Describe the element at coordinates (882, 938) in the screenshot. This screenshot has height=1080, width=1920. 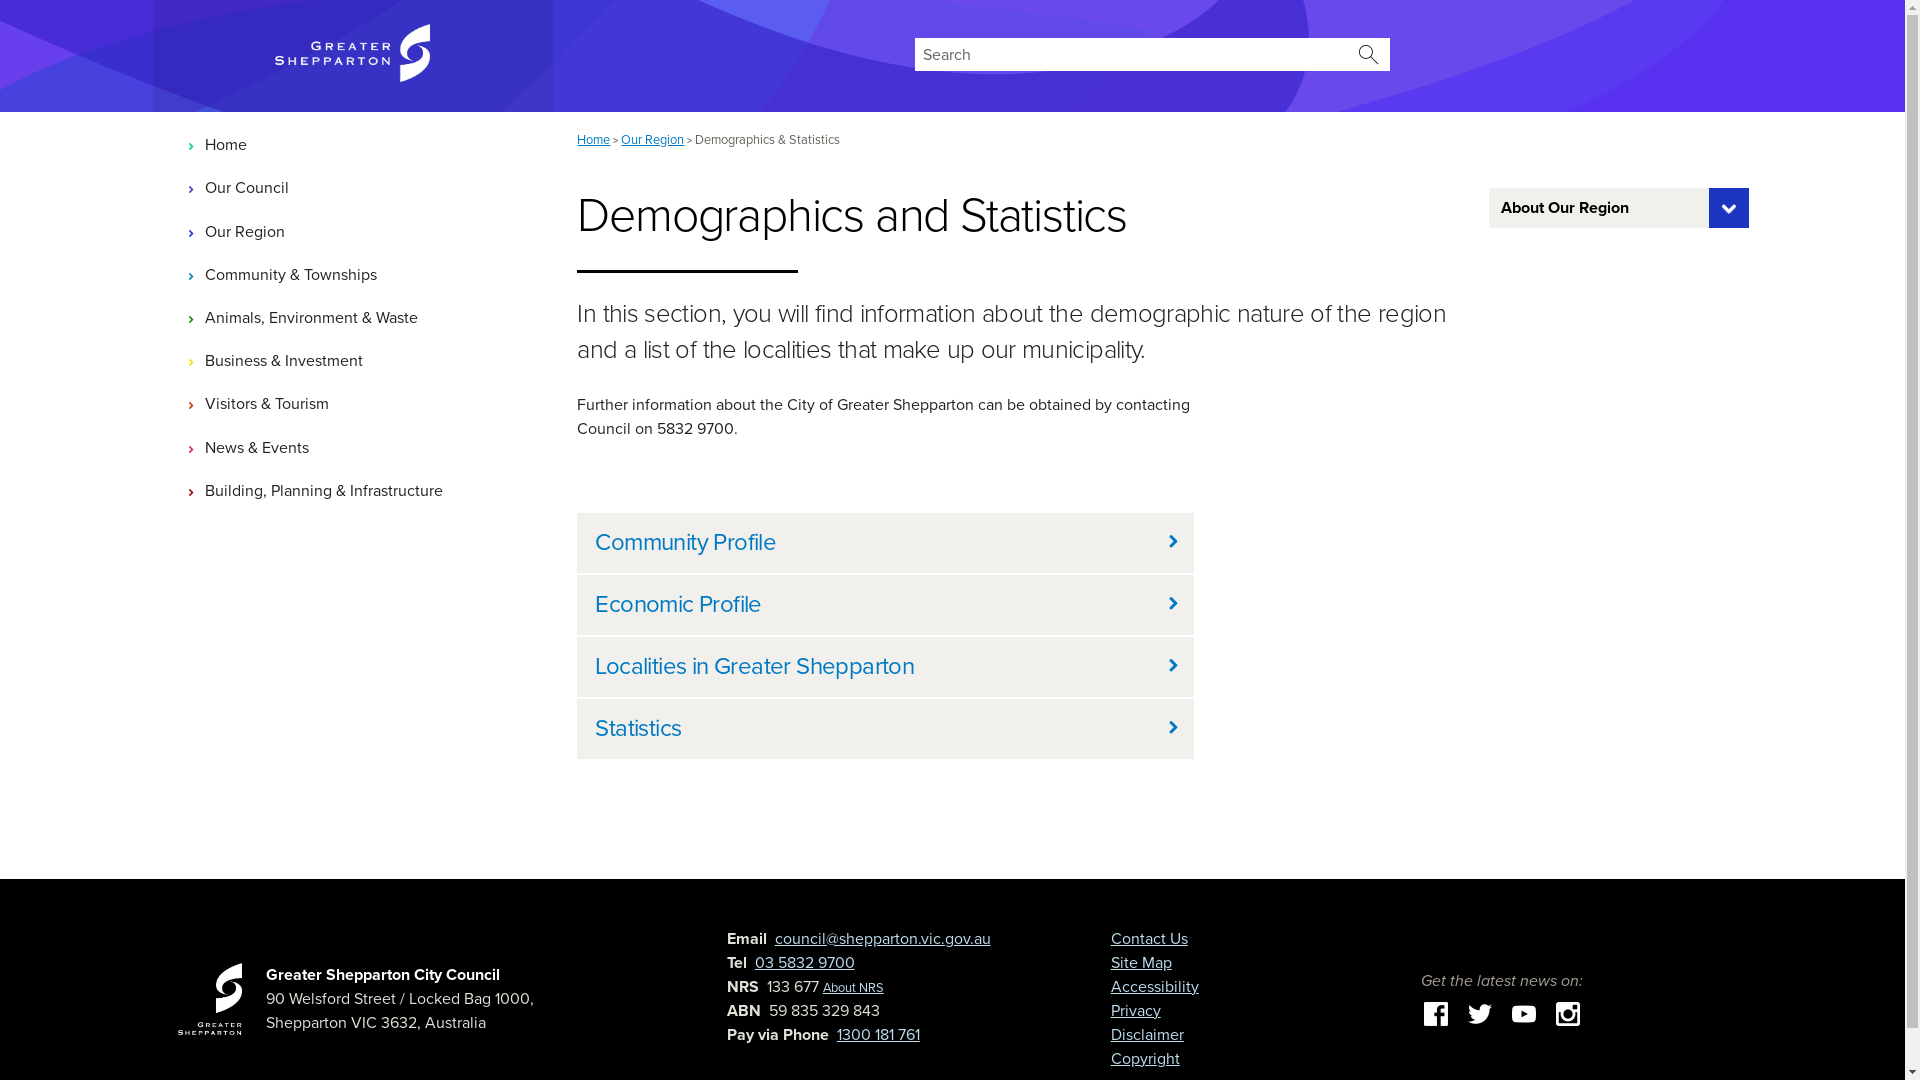
I see `'council@shepparton.vic.gov.au'` at that location.